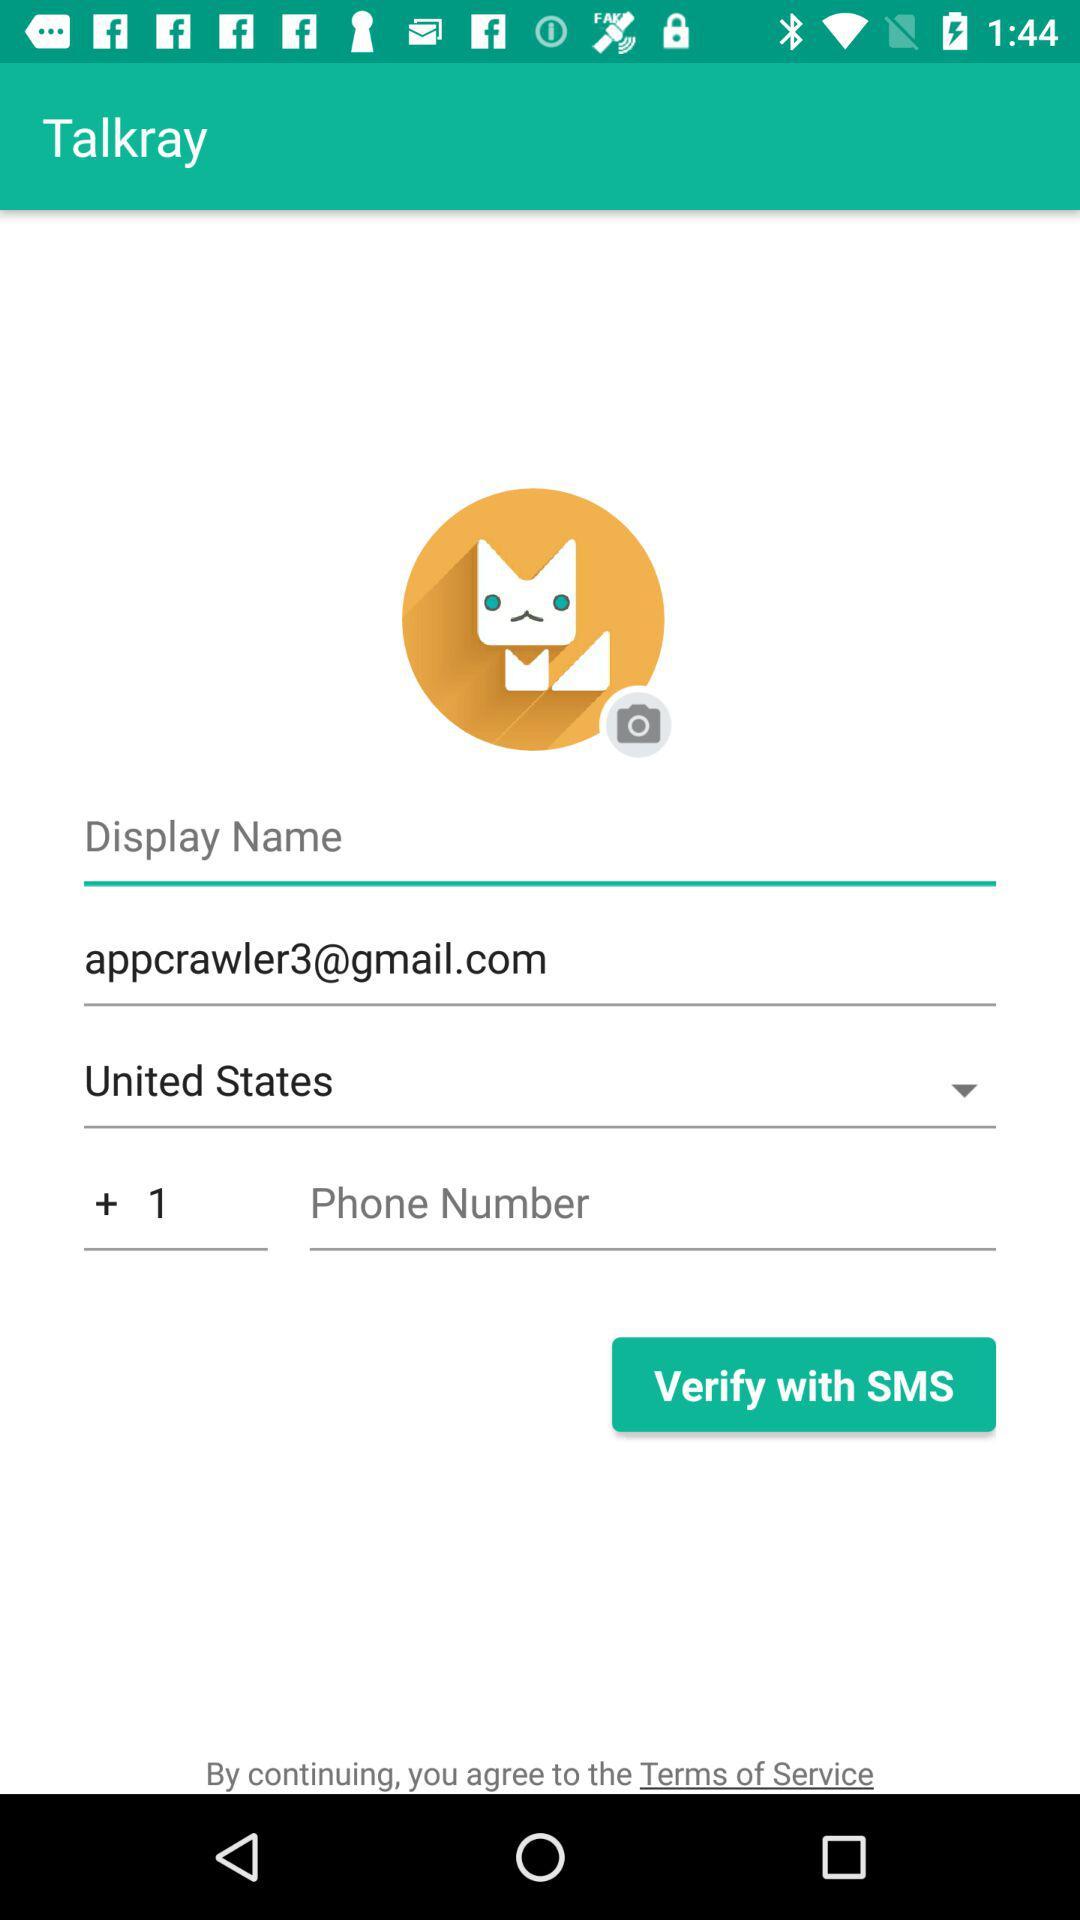  What do you see at coordinates (802, 1383) in the screenshot?
I see `item at the bottom right corner` at bounding box center [802, 1383].